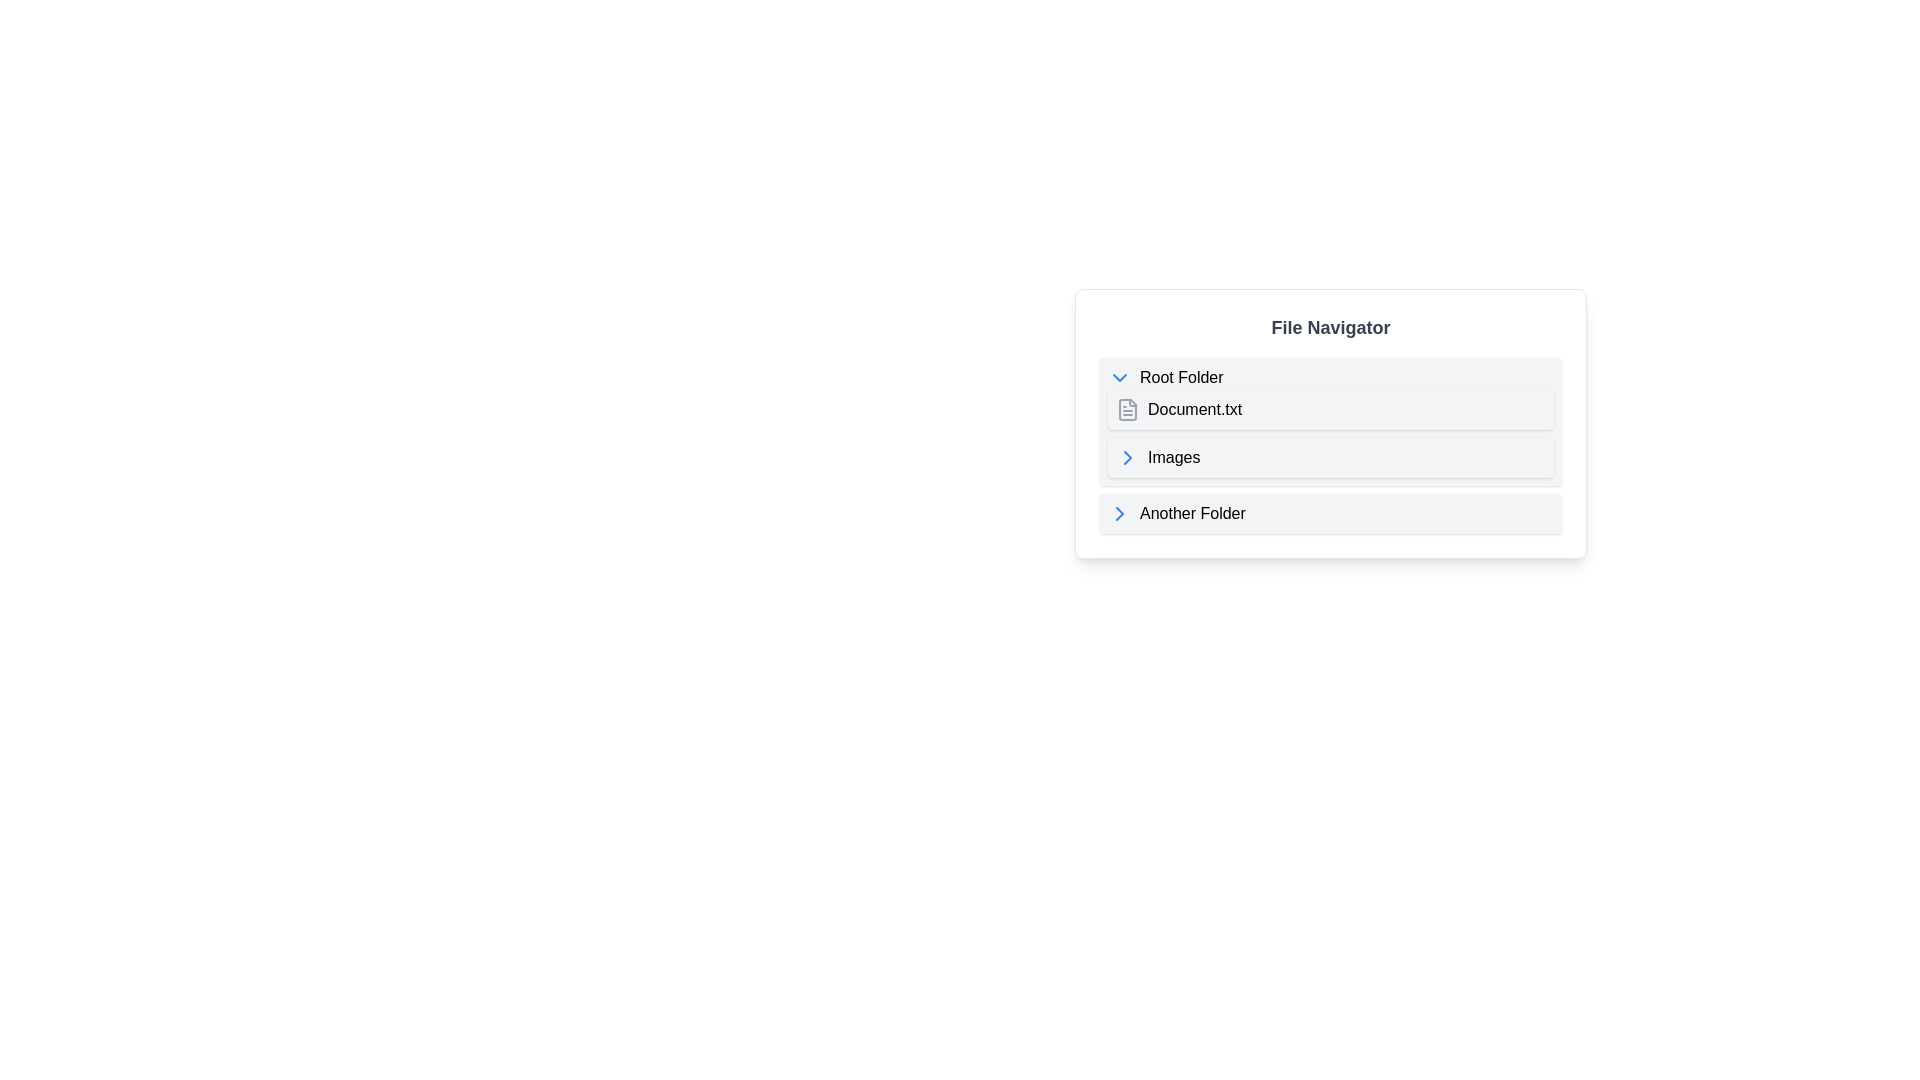 This screenshot has height=1080, width=1920. Describe the element at coordinates (1330, 378) in the screenshot. I see `the 'Root Folder' interactive list item` at that location.